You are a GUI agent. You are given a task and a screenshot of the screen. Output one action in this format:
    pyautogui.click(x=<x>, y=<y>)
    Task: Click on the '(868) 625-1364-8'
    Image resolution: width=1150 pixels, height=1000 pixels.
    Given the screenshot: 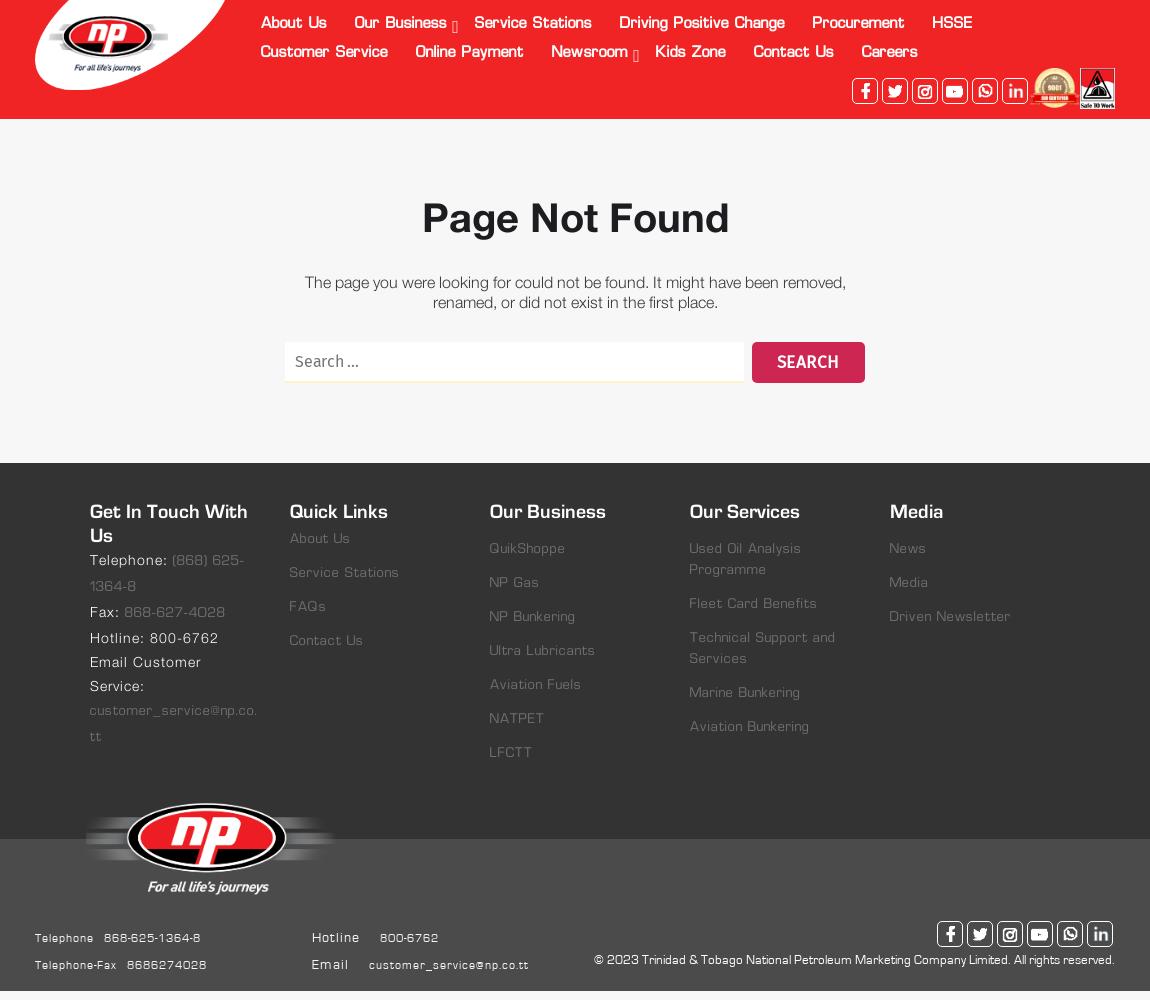 What is the action you would take?
    pyautogui.click(x=166, y=573)
    